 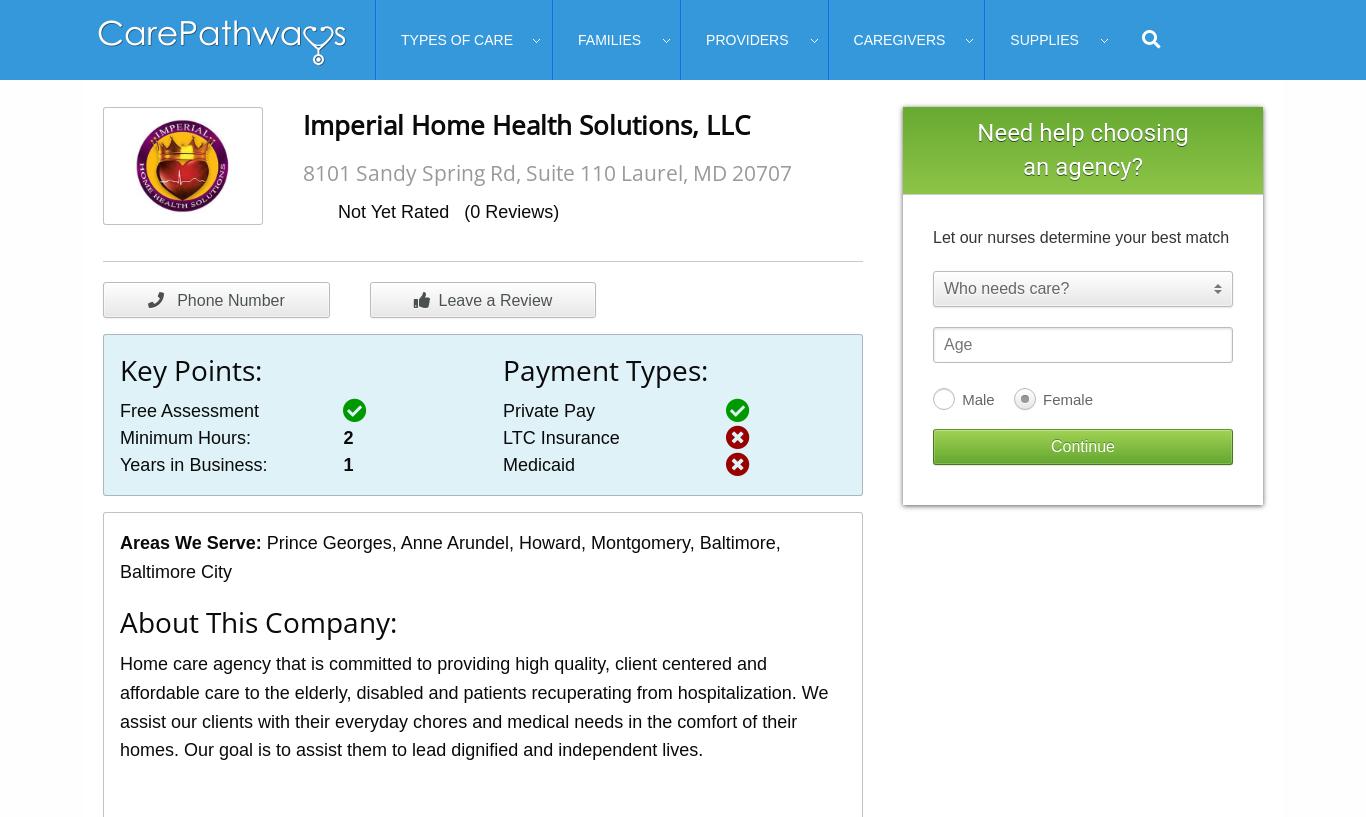 What do you see at coordinates (474, 705) in the screenshot?
I see `'Home care agency that is committed to providing high quality, client centered and affordable care to the elderly, disabled and patients recuperating from hospitalization. We assist our clients with their everyday chores and medical needs in the comfort of their homes. Our goal is to assist them to lead dignified and independent lives.'` at bounding box center [474, 705].